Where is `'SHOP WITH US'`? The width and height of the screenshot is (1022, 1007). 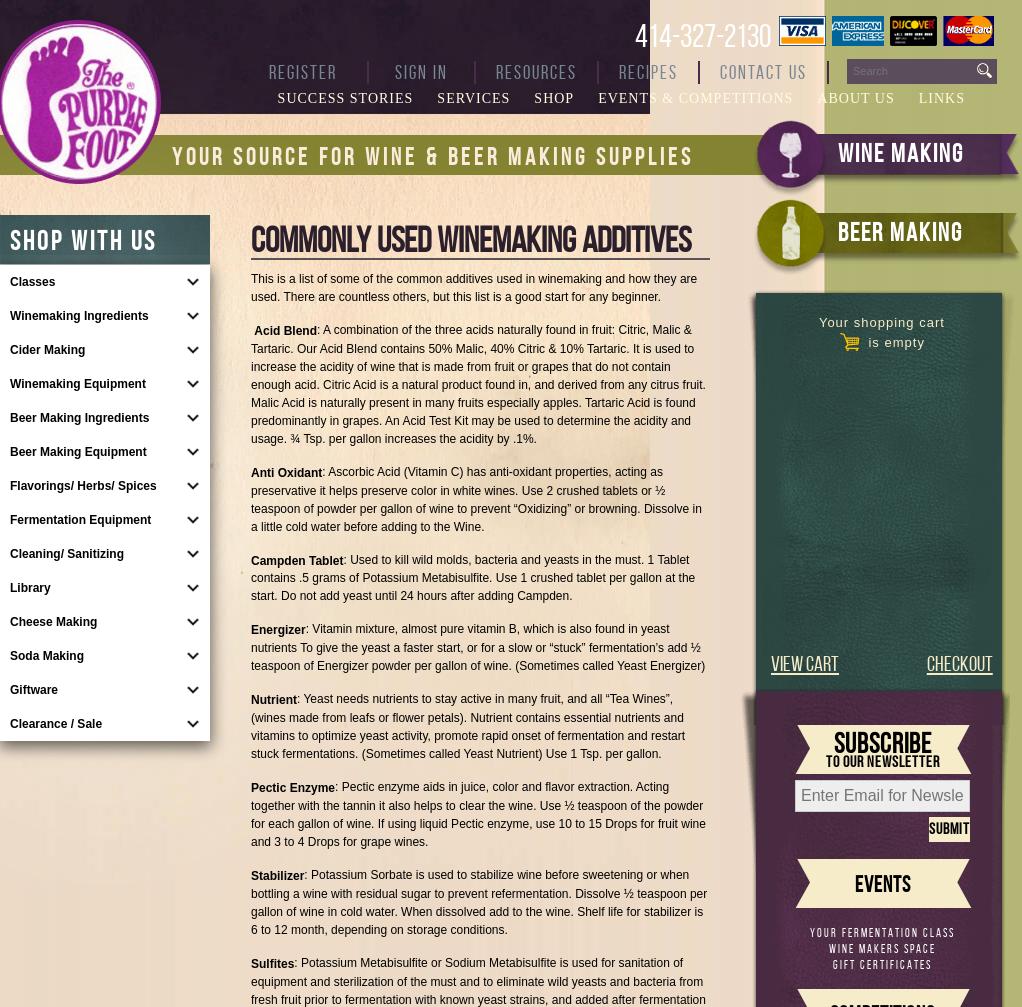
'SHOP WITH US' is located at coordinates (82, 240).